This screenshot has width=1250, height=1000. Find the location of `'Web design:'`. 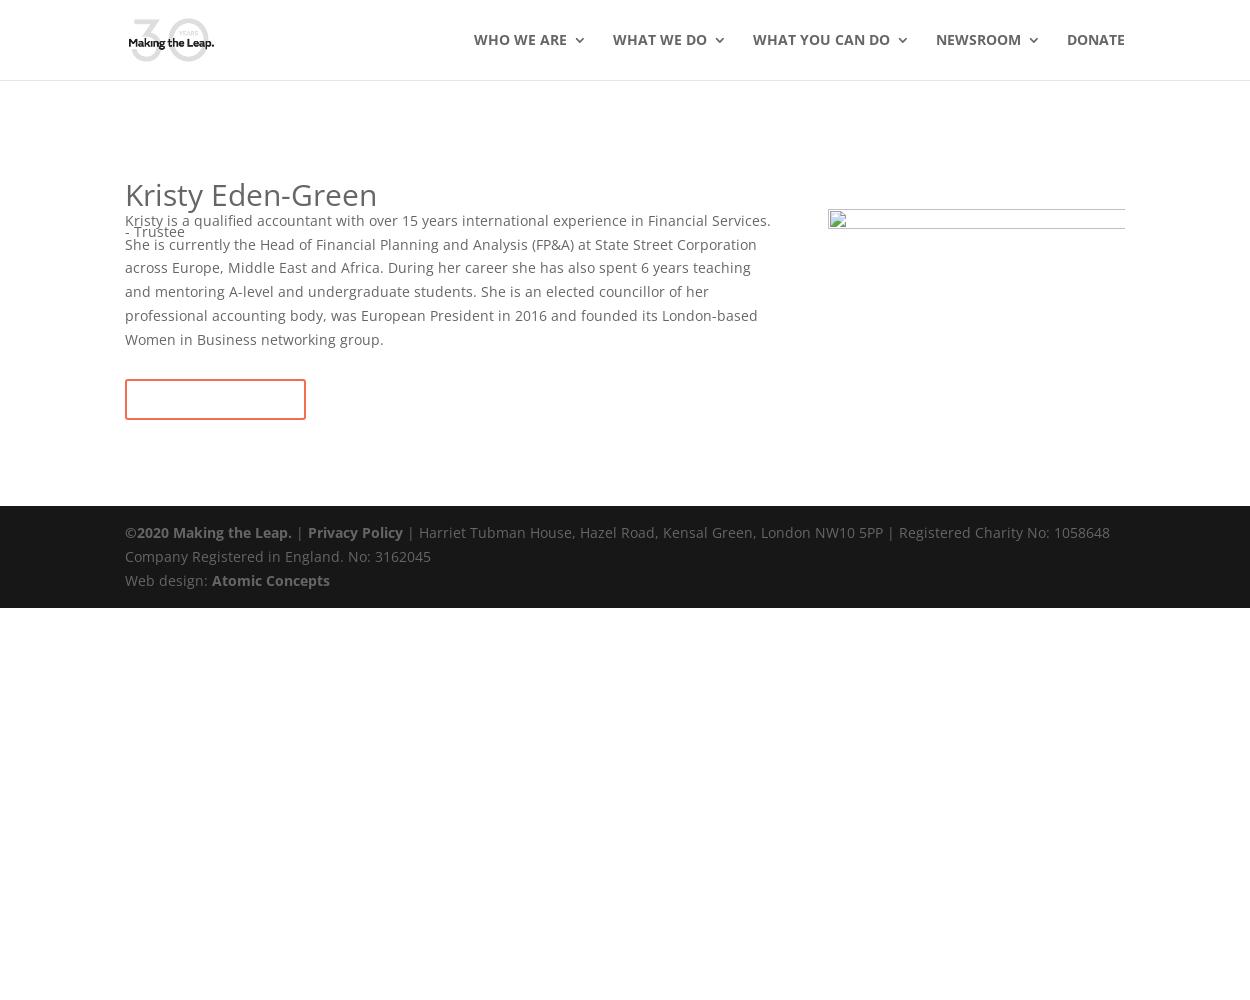

'Web design:' is located at coordinates (168, 578).